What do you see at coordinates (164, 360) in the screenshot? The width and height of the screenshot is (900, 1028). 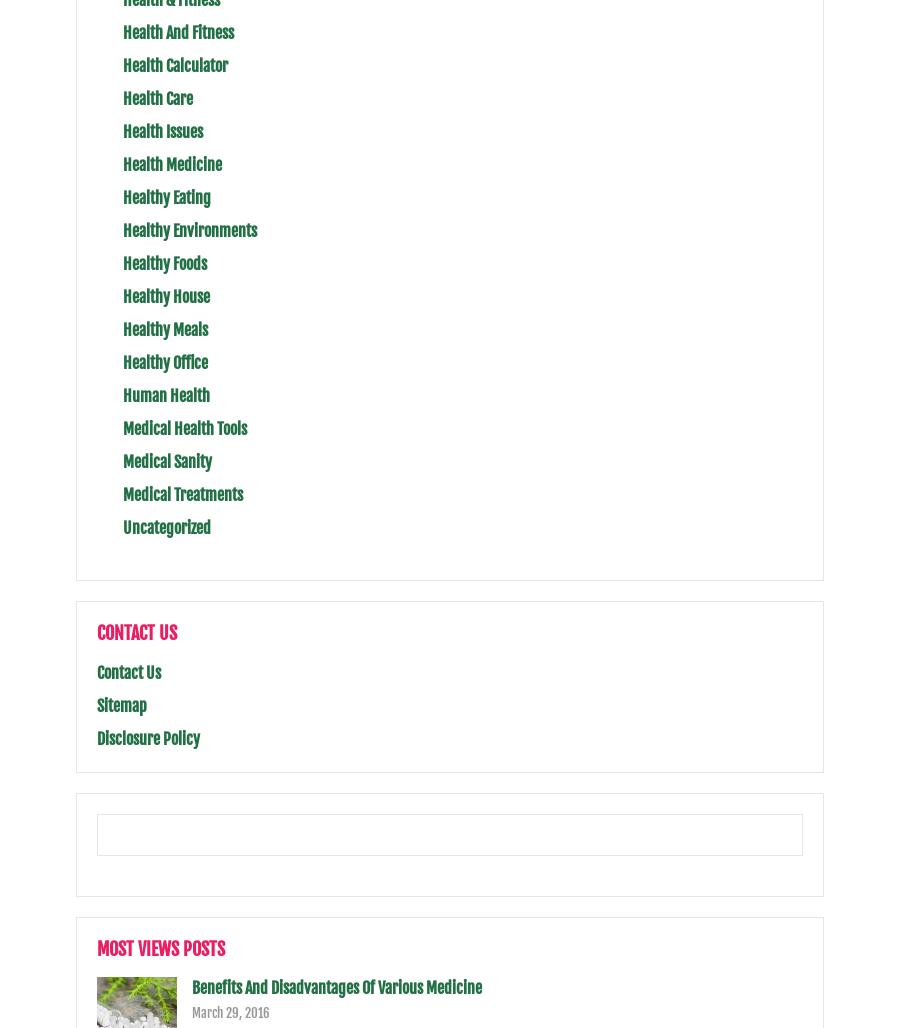 I see `'Healthy Office'` at bounding box center [164, 360].